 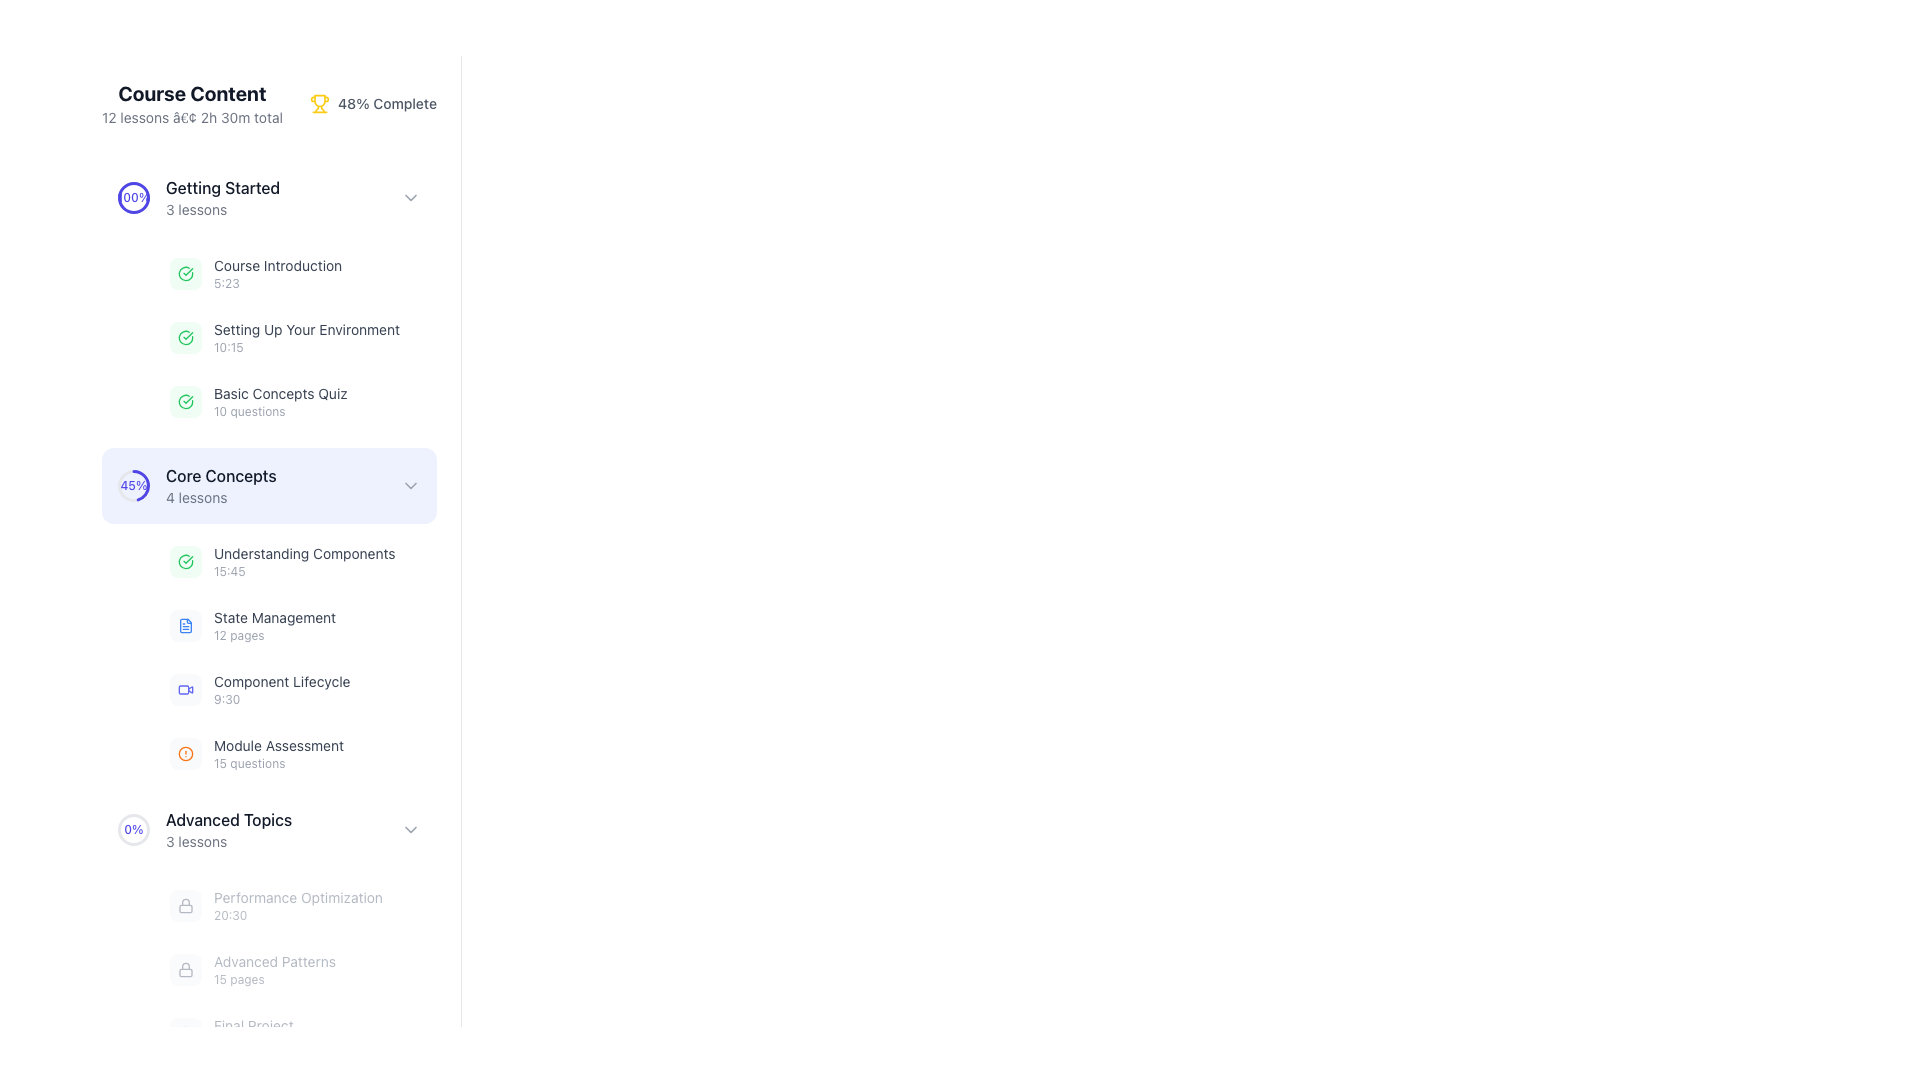 What do you see at coordinates (268, 486) in the screenshot?
I see `the second interactive menu item under the 'Getting Started' section` at bounding box center [268, 486].